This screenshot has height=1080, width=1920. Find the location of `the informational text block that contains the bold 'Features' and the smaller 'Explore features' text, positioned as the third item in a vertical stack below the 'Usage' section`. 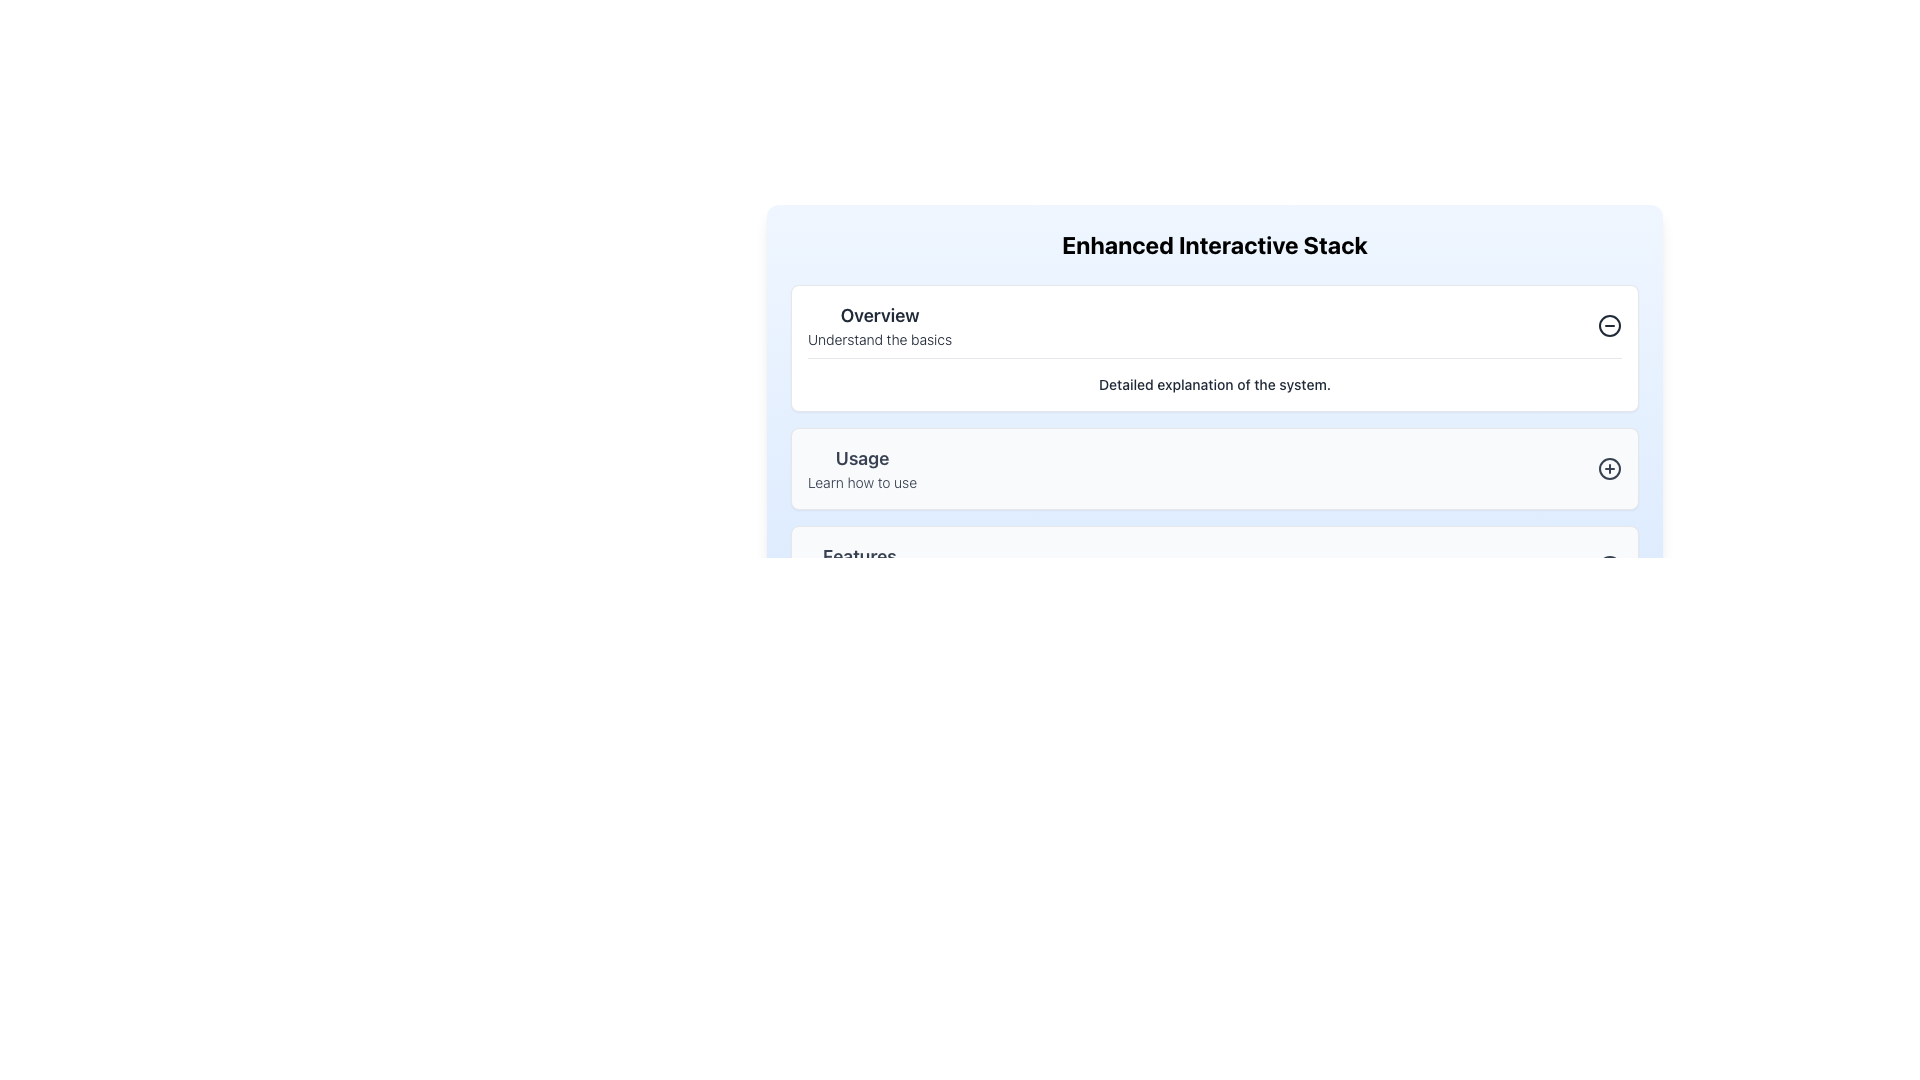

the informational text block that contains the bold 'Features' and the smaller 'Explore features' text, positioned as the third item in a vertical stack below the 'Usage' section is located at coordinates (859, 567).